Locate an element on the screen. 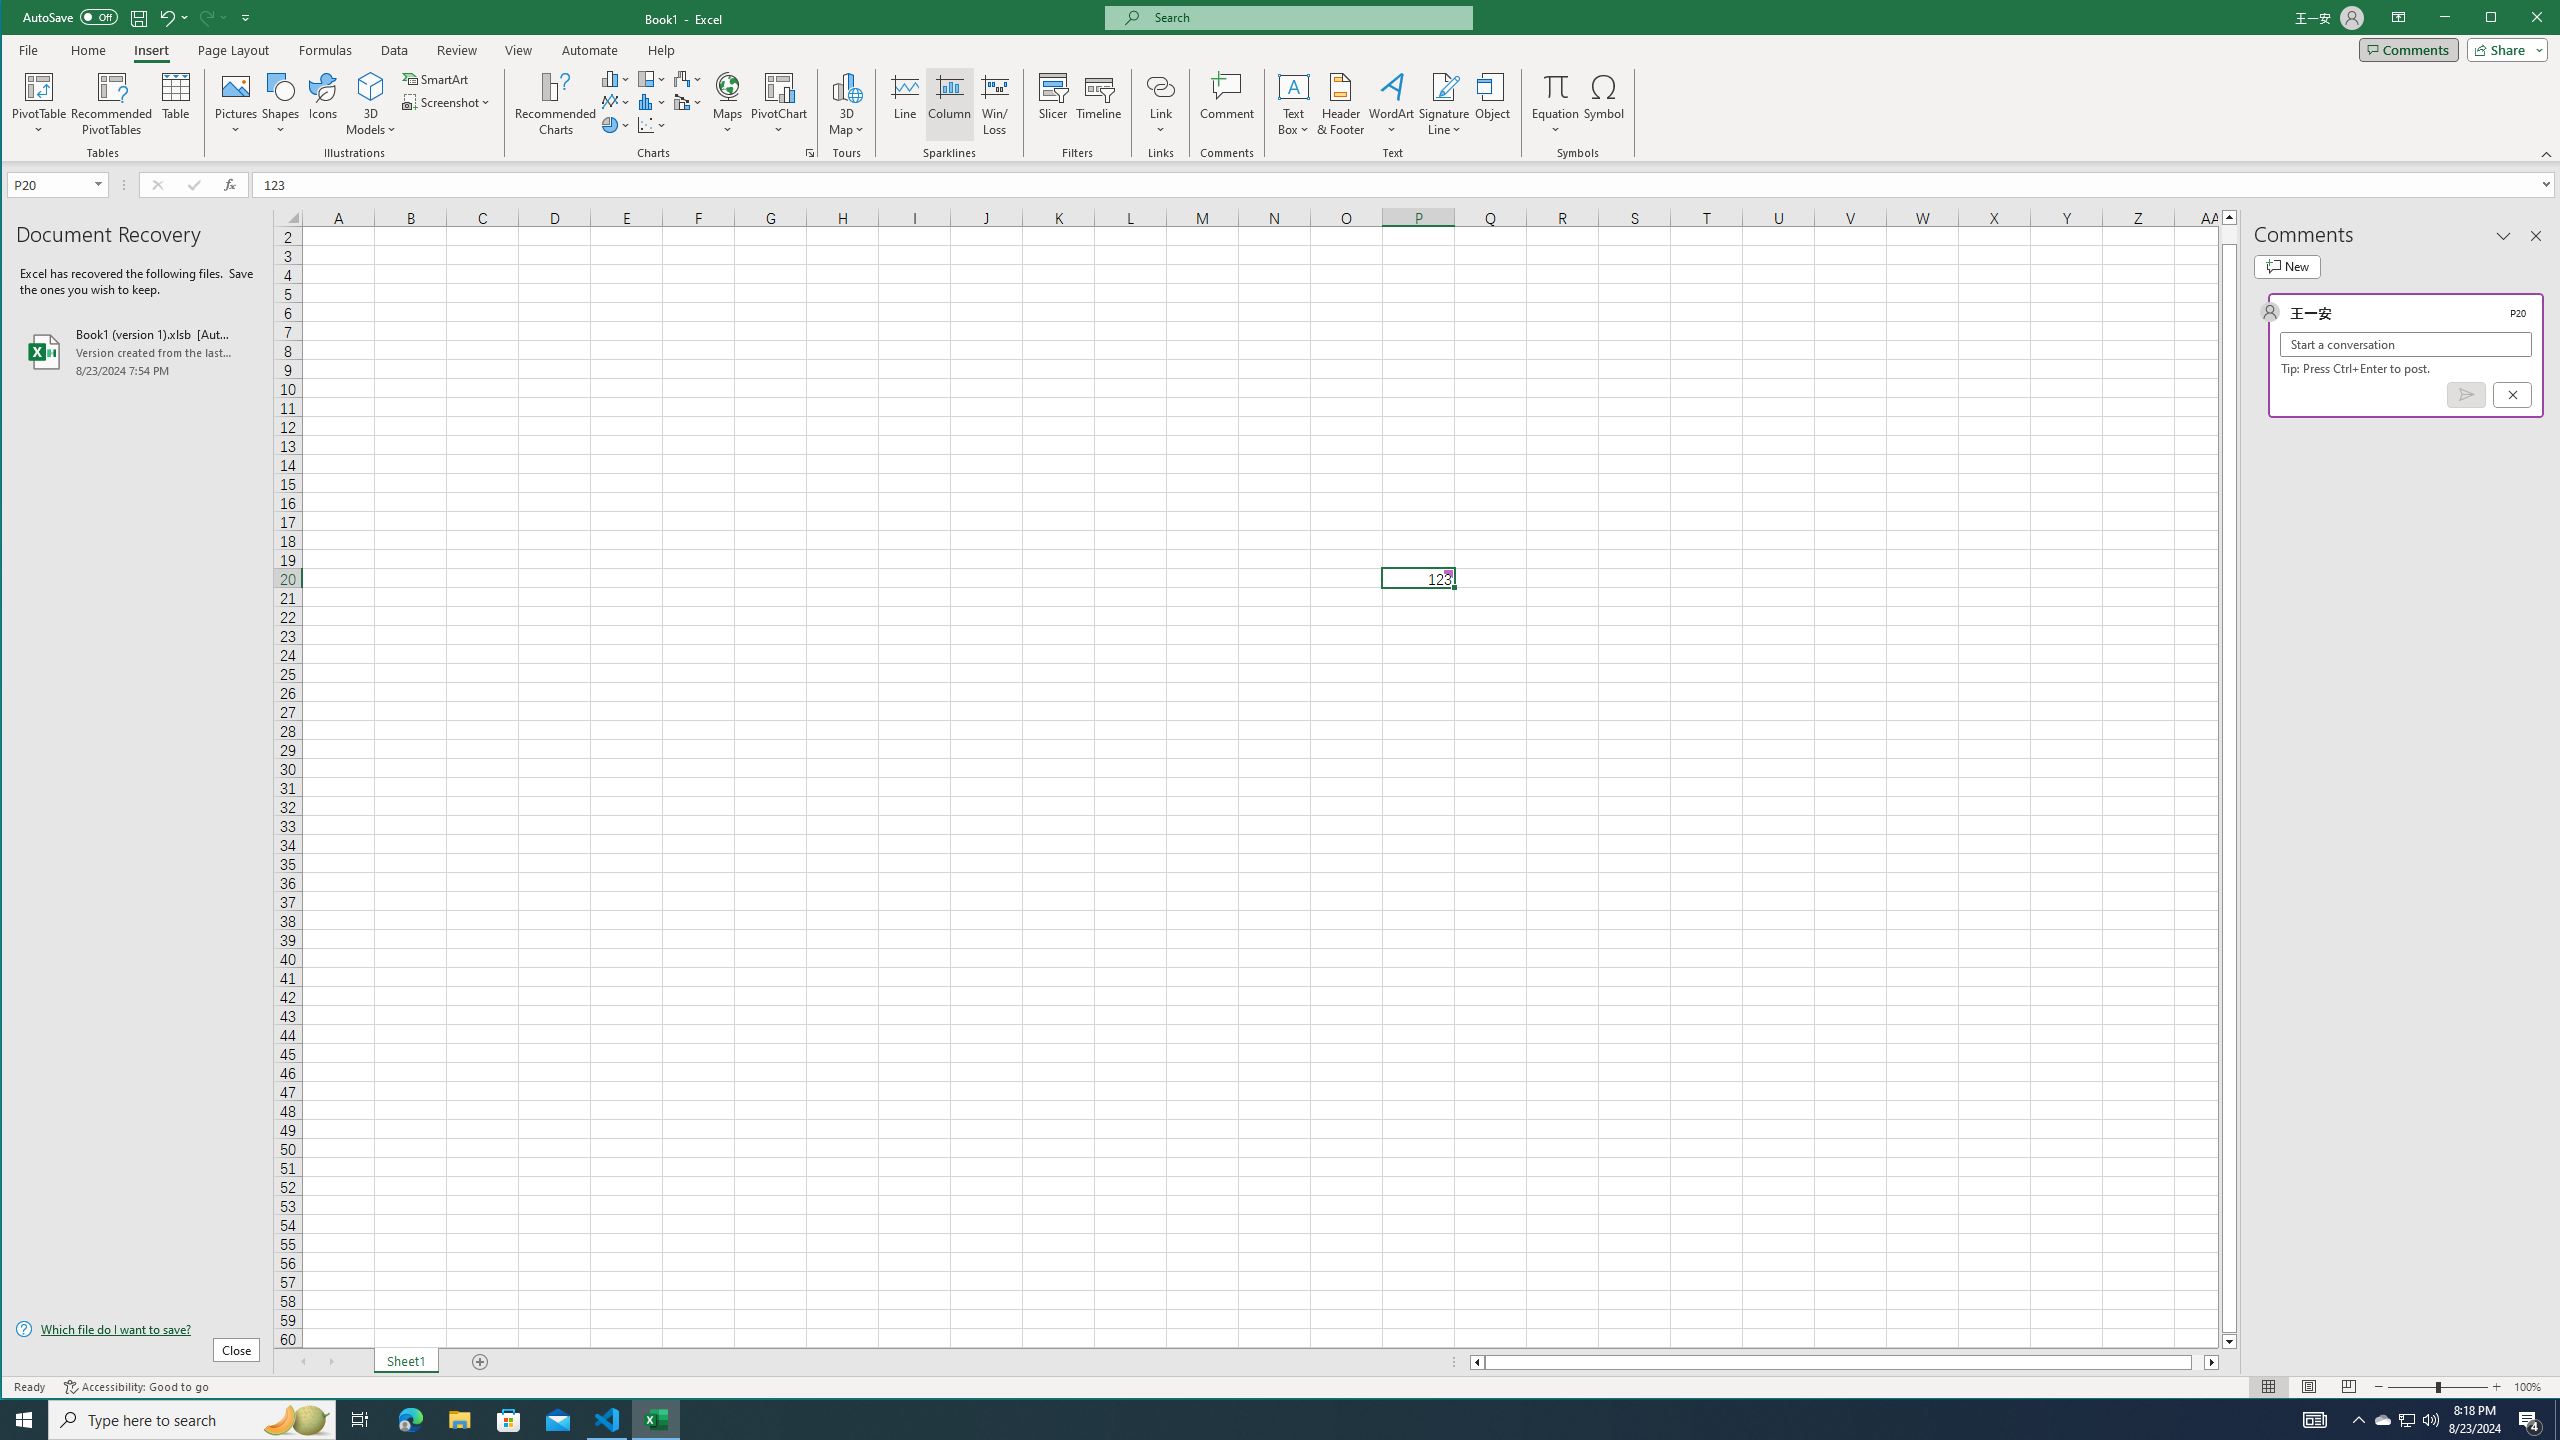  'Start' is located at coordinates (24, 1418).